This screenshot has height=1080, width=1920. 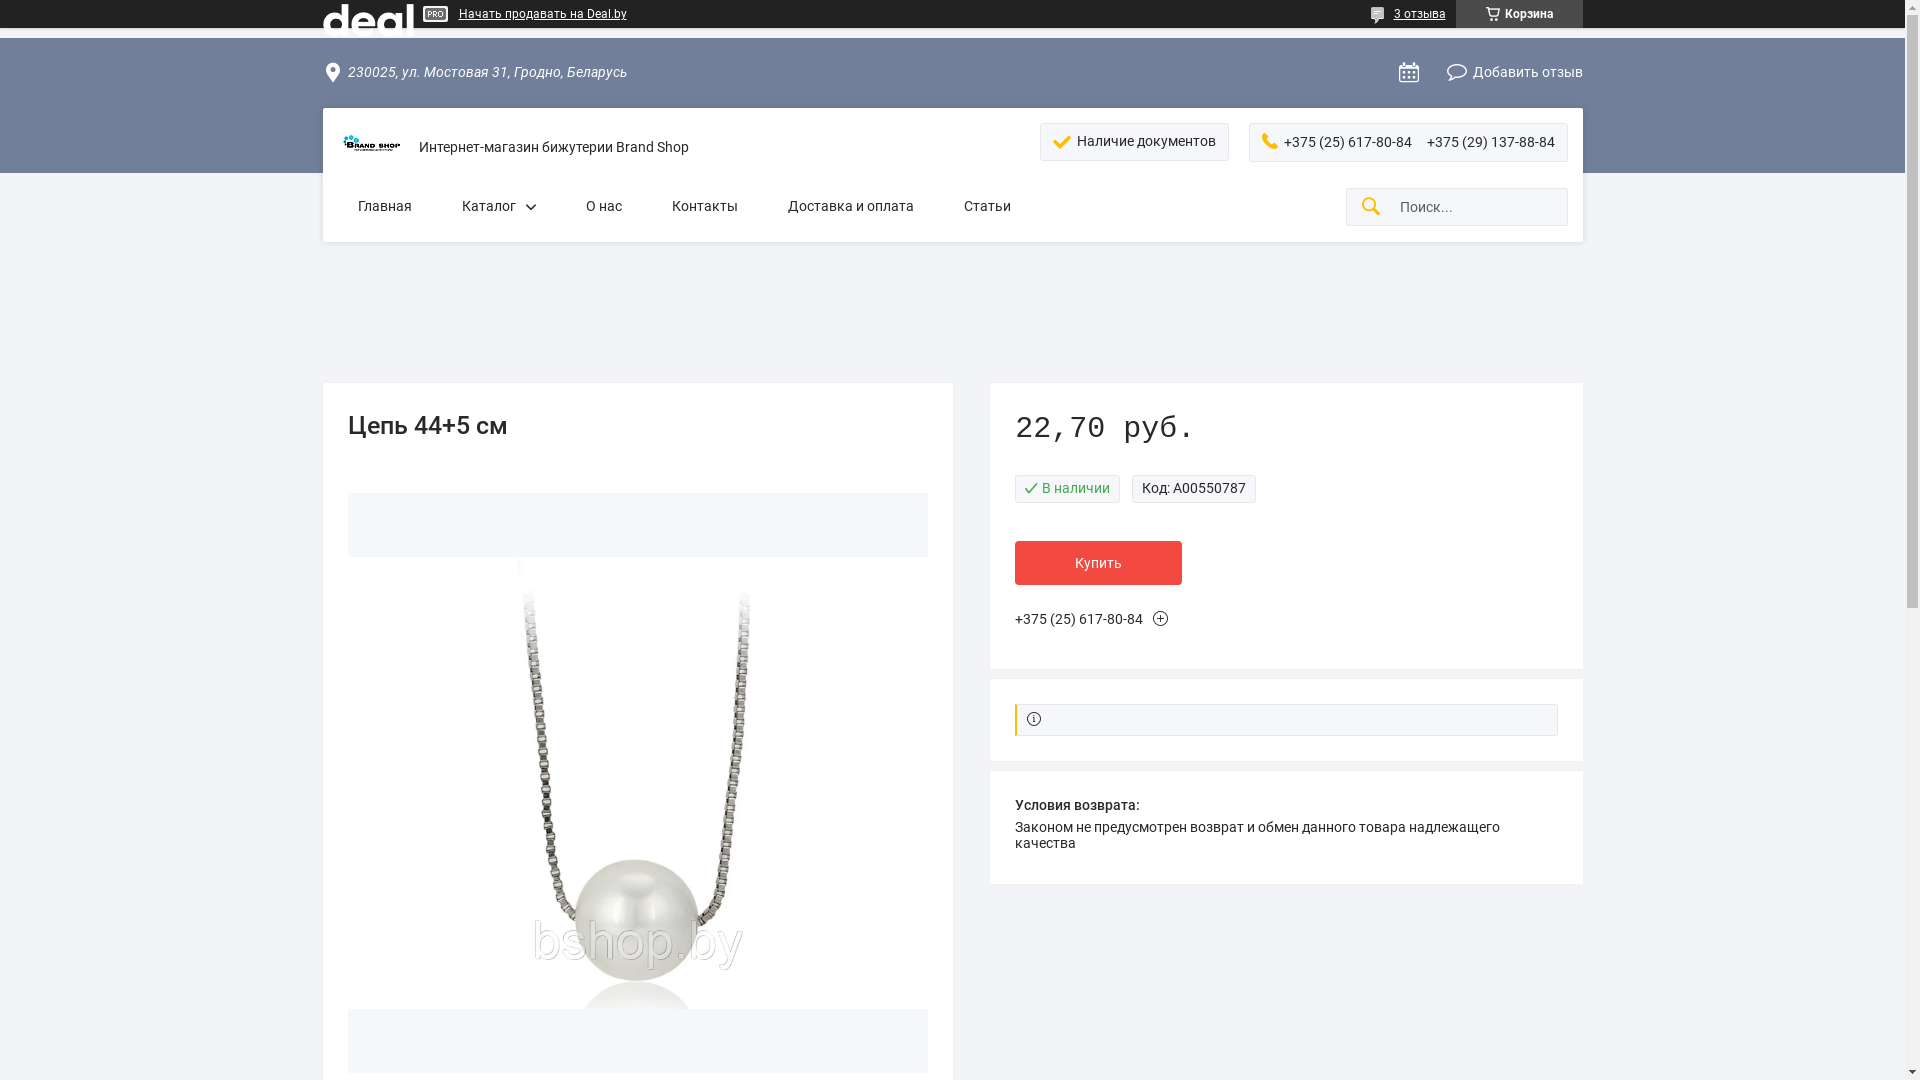 I want to click on 'Brand Shop', so click(x=370, y=146).